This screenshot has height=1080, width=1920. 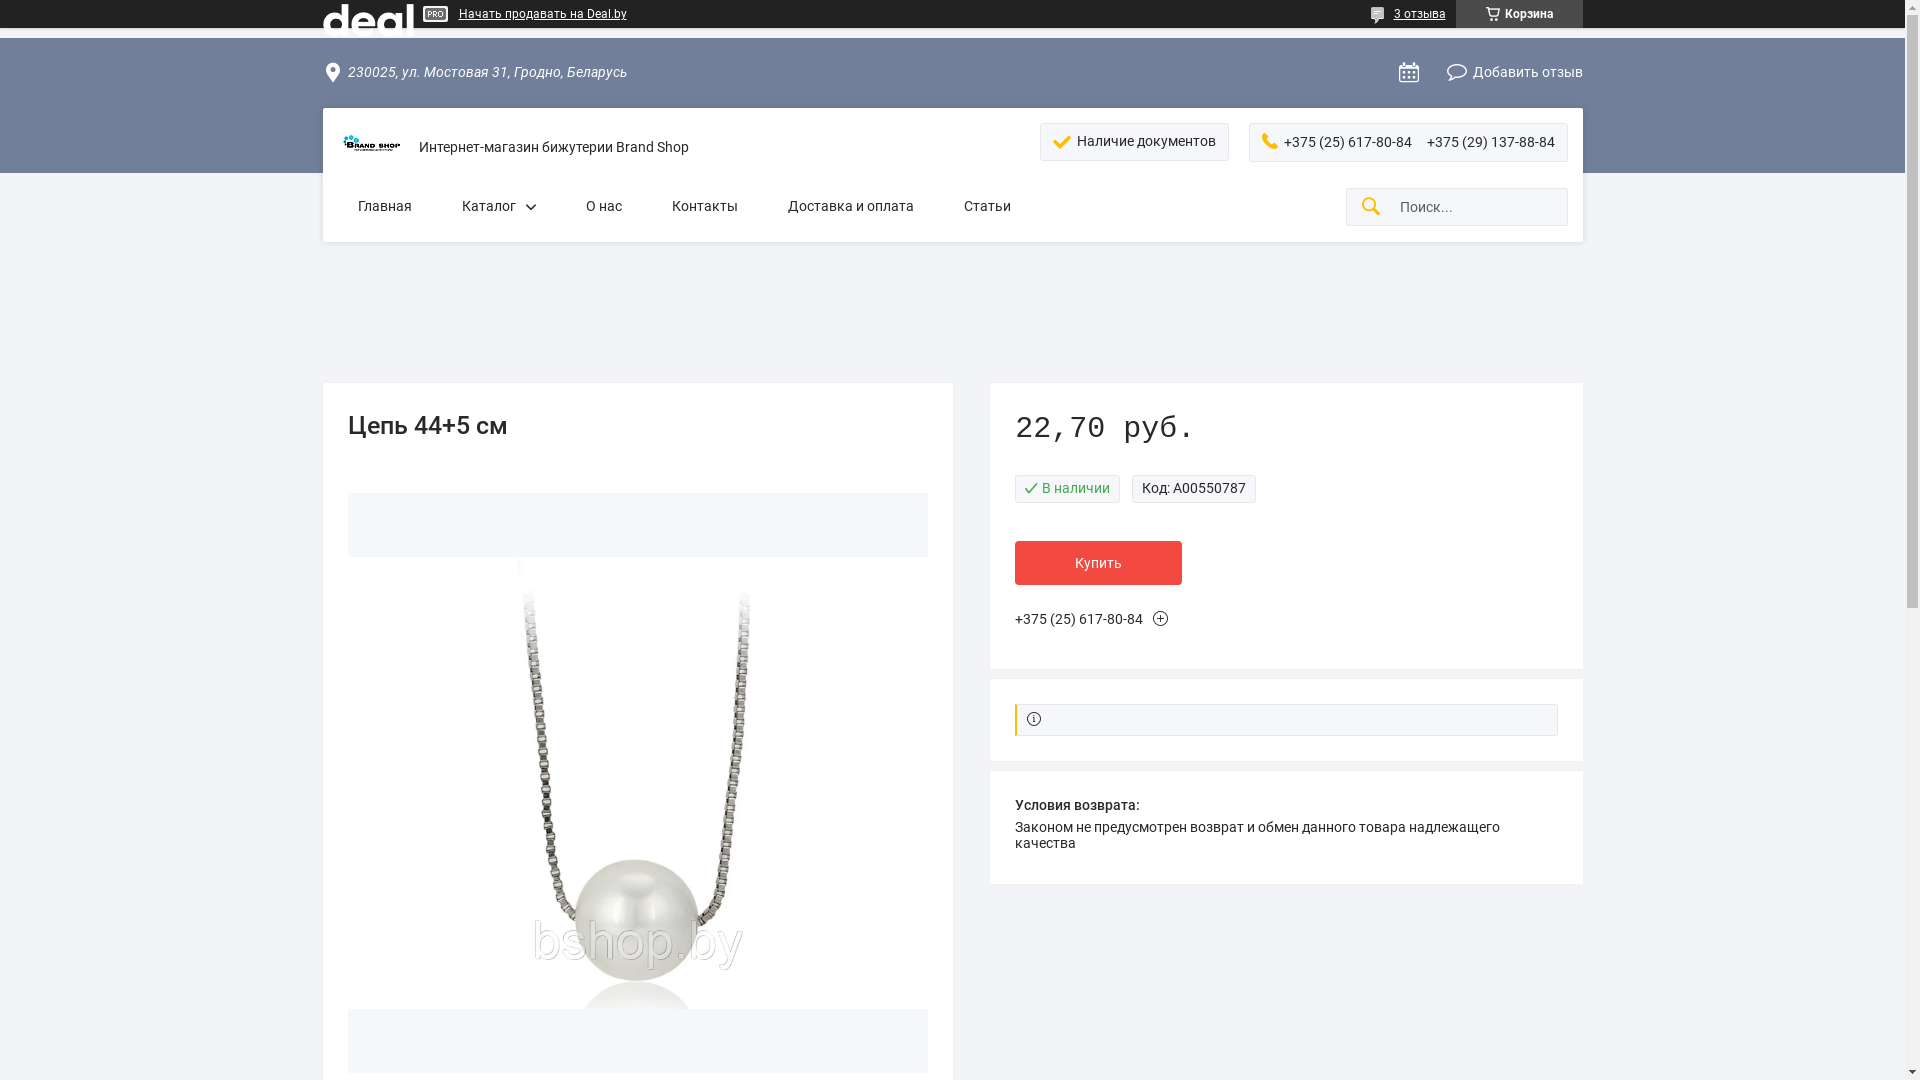 I want to click on 'Brand Shop', so click(x=370, y=146).